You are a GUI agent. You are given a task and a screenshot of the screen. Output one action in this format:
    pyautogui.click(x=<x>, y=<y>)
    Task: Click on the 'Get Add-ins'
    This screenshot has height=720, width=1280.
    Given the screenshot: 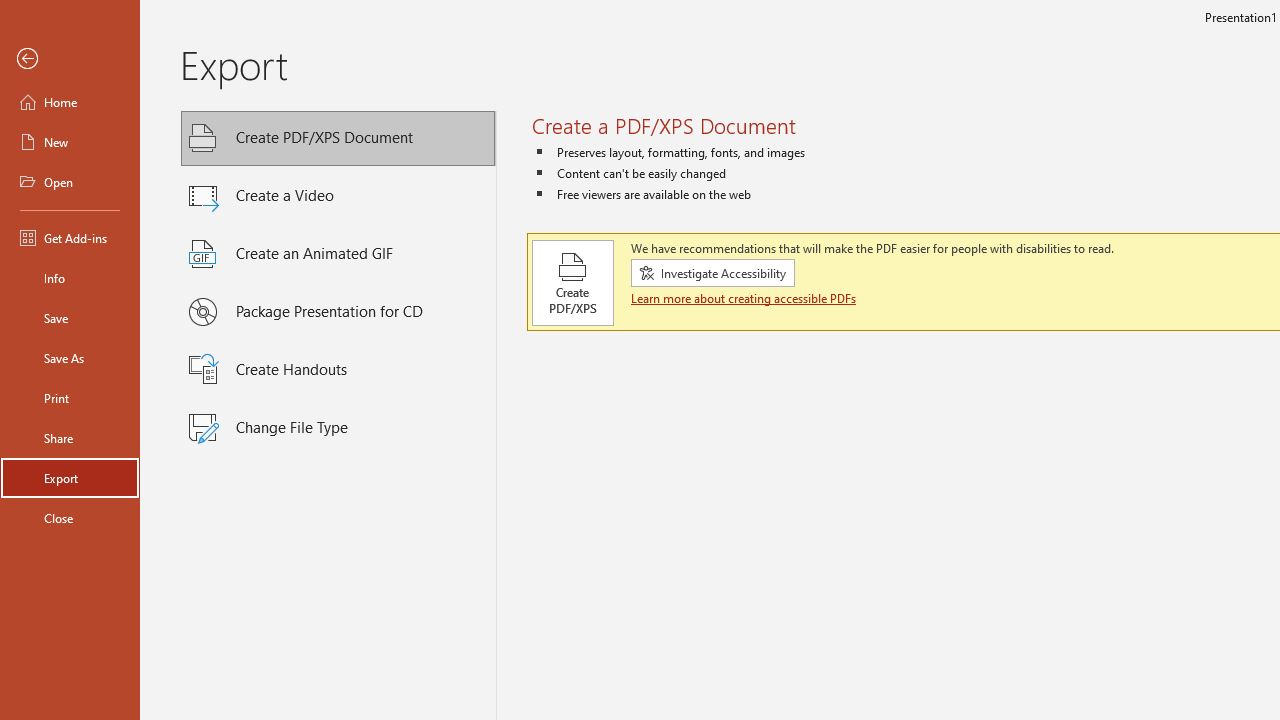 What is the action you would take?
    pyautogui.click(x=69, y=236)
    